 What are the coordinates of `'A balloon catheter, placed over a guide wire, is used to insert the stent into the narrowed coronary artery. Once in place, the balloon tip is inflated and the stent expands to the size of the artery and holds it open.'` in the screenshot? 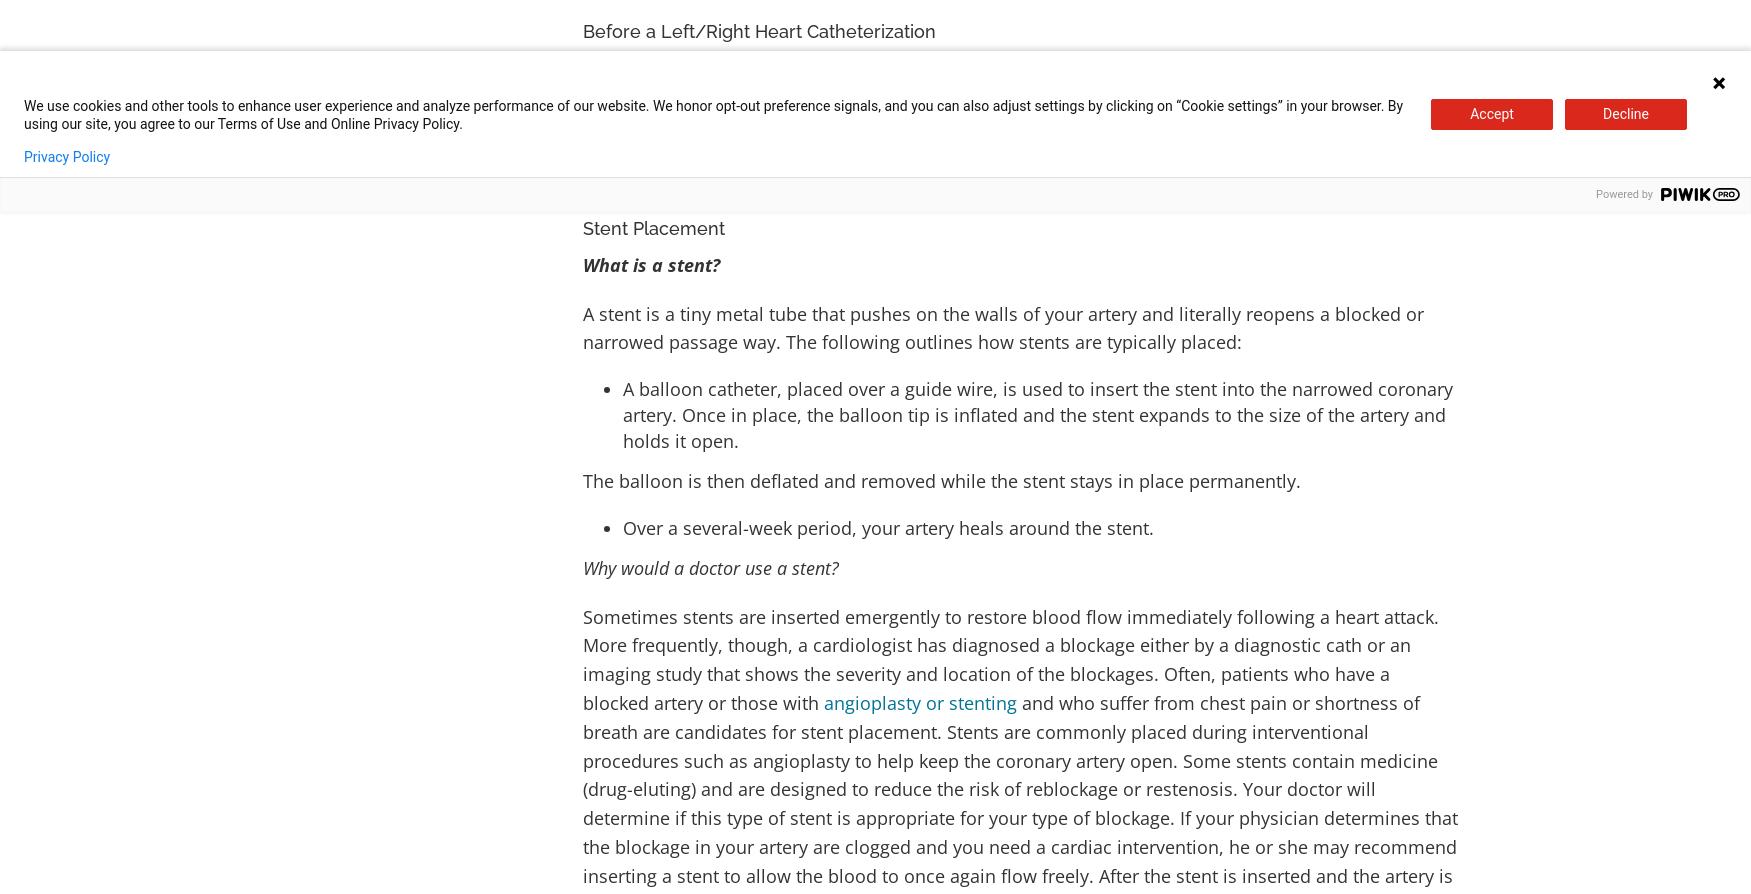 It's located at (1036, 413).